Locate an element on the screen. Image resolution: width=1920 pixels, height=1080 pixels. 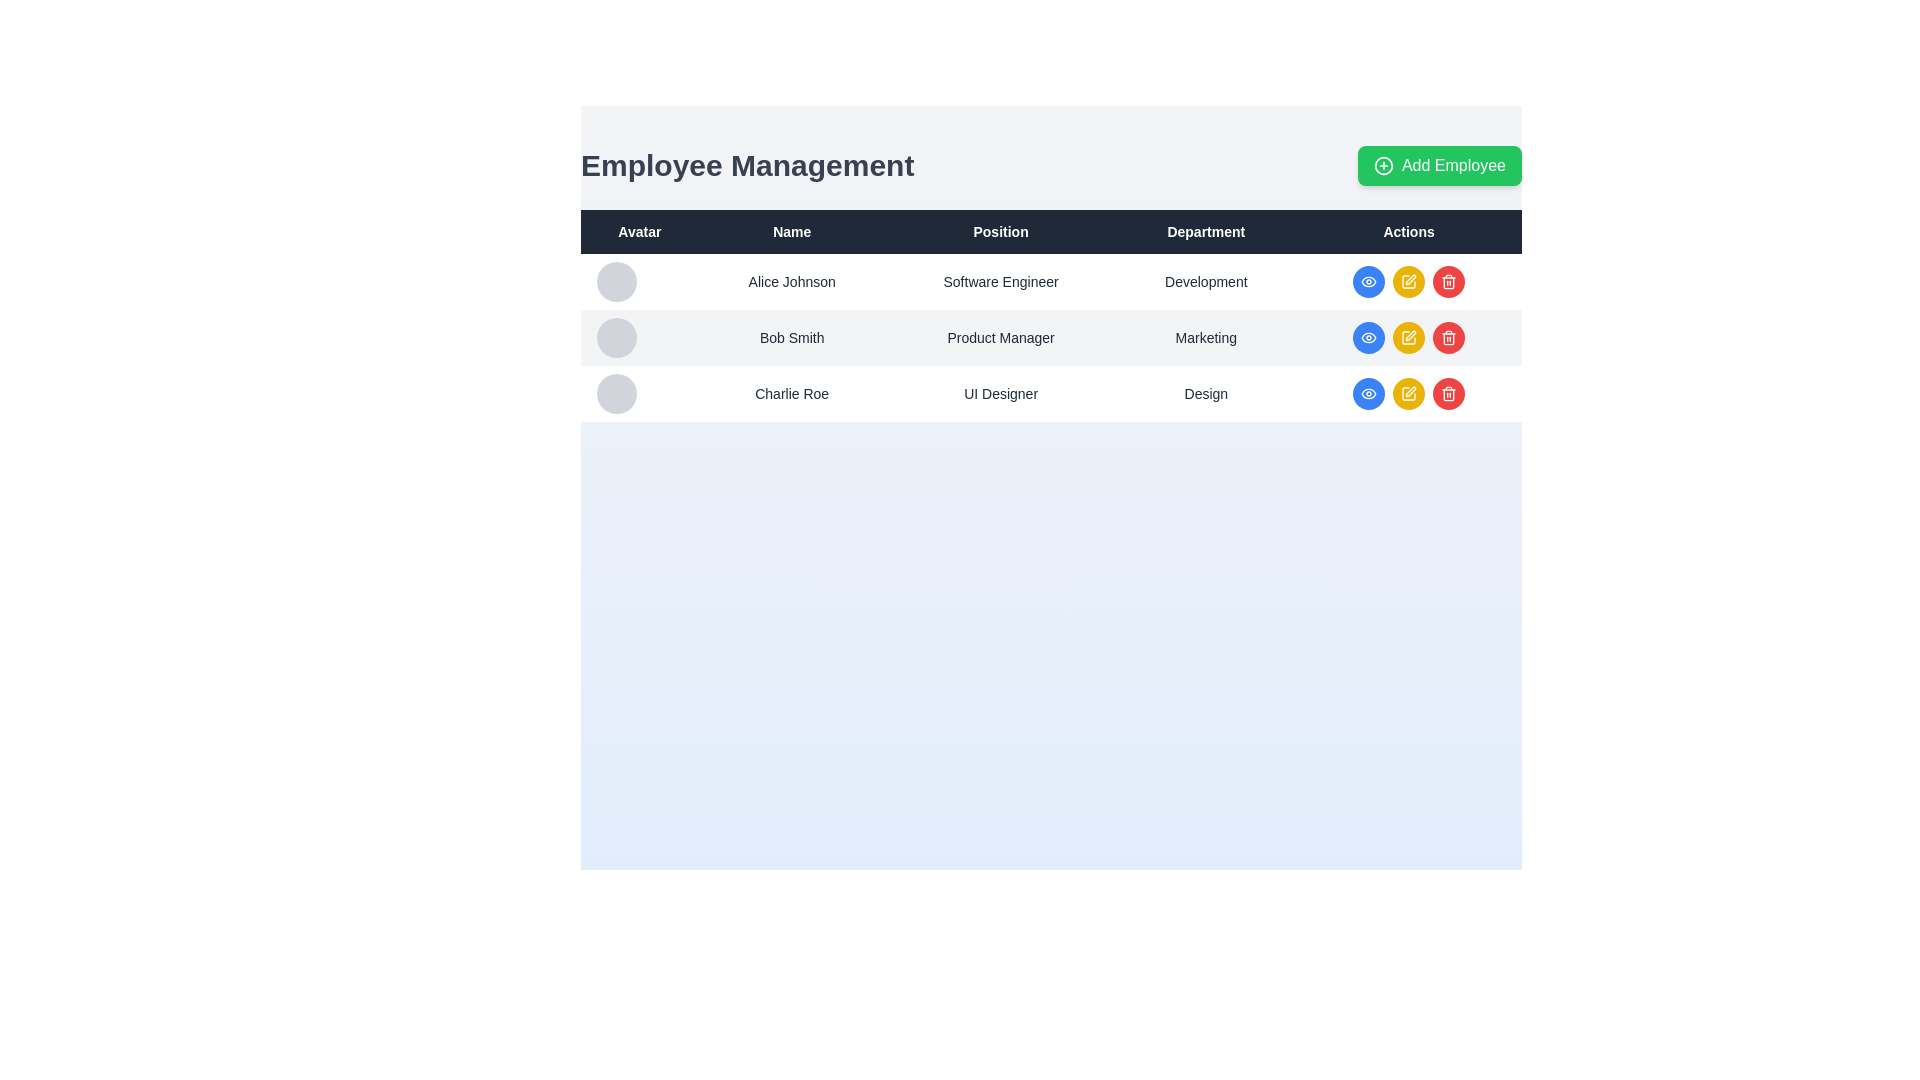
the edit button for Bob Smith's entry located in the Actions column, as the second button in the action controls group is located at coordinates (1408, 337).